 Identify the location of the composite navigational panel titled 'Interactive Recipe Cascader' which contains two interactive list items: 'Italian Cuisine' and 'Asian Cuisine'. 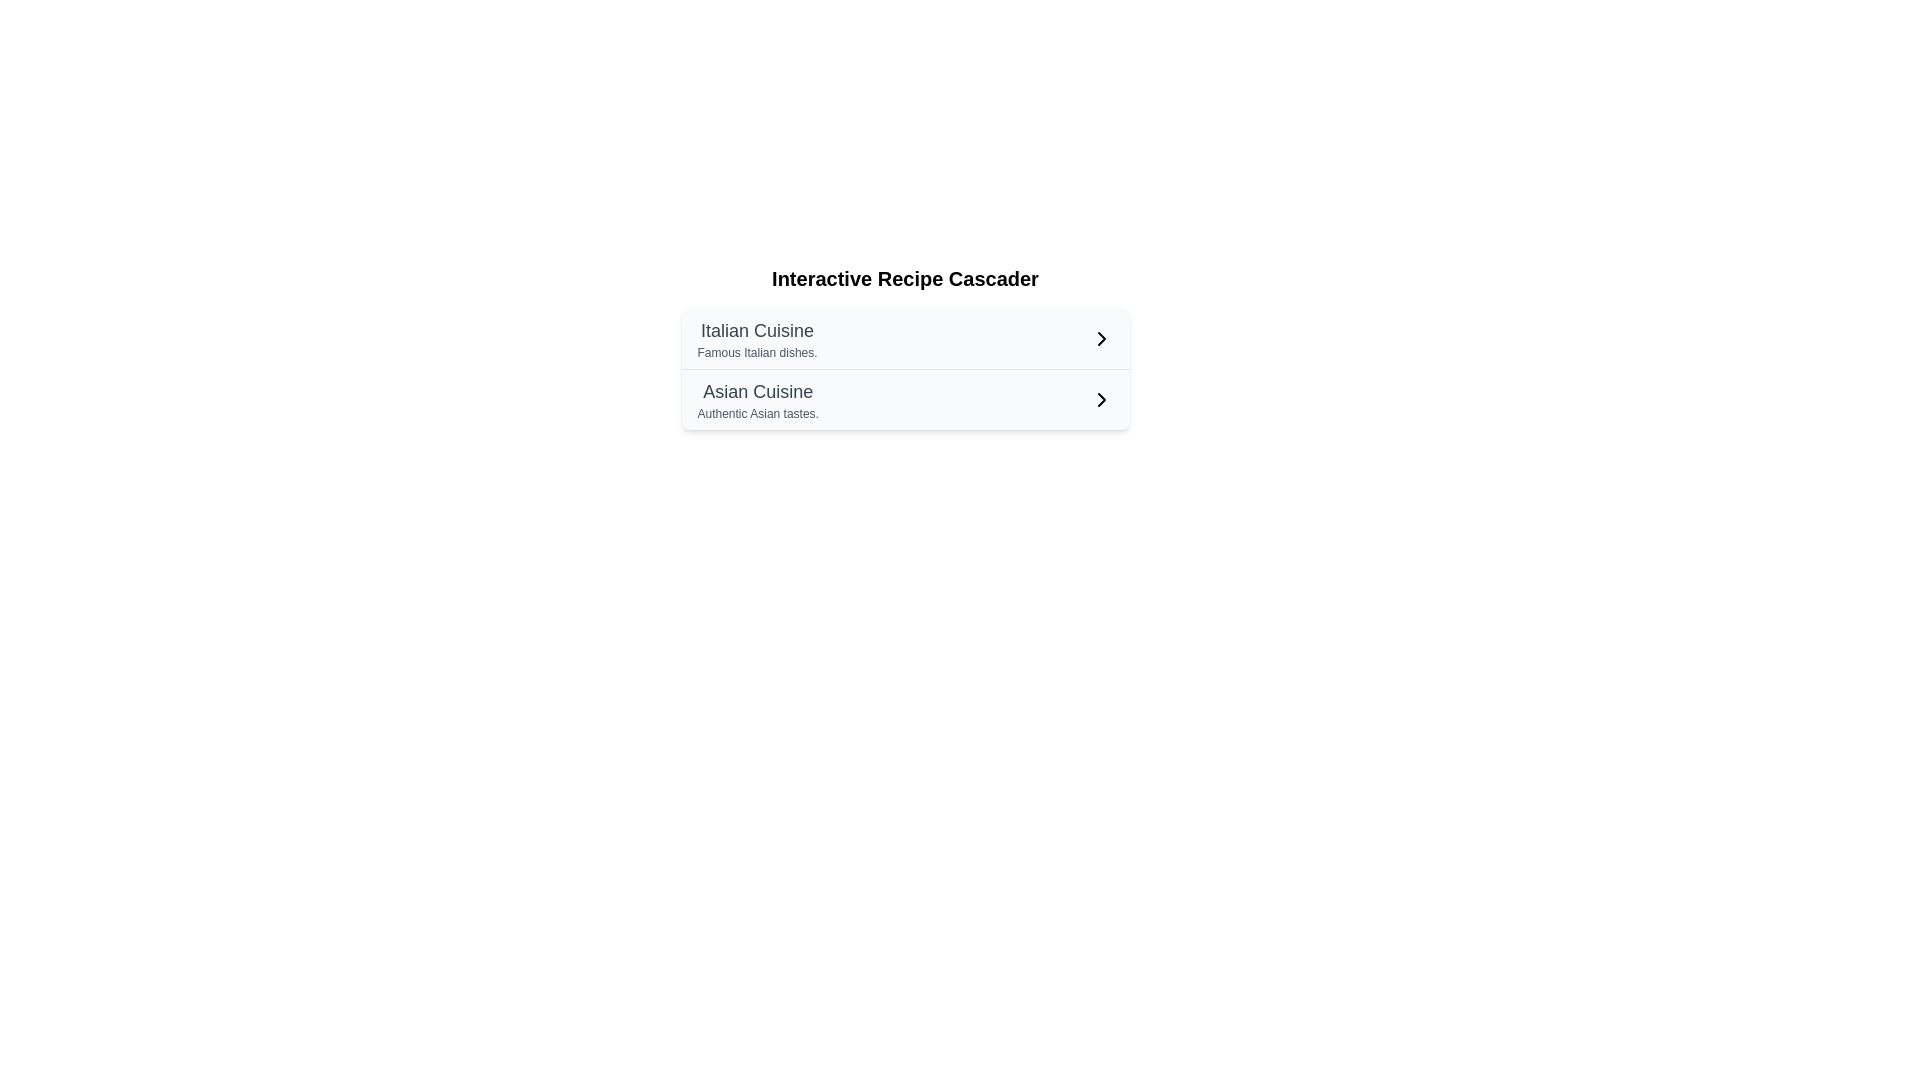
(904, 346).